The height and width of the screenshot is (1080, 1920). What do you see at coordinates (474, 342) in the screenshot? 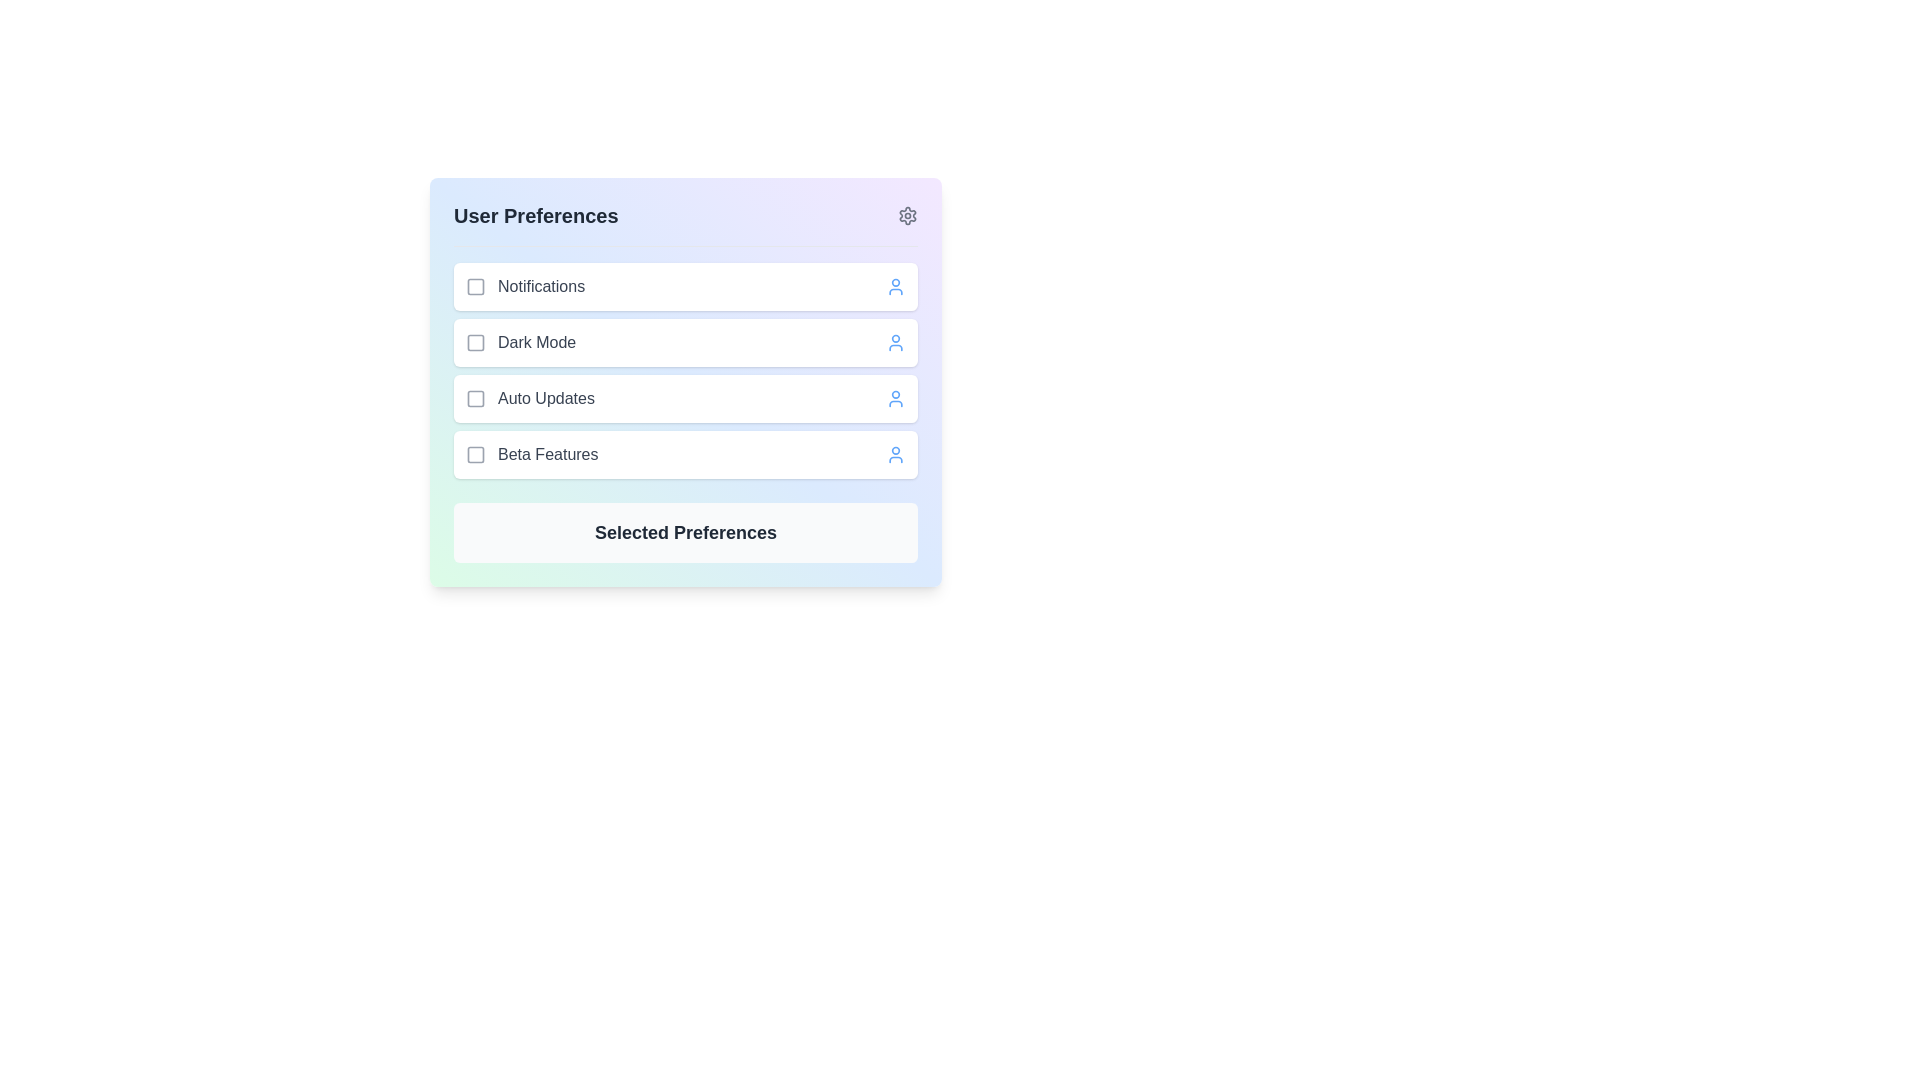
I see `the second checkbox in the vertical list for the 'Dark Mode' feature` at bounding box center [474, 342].